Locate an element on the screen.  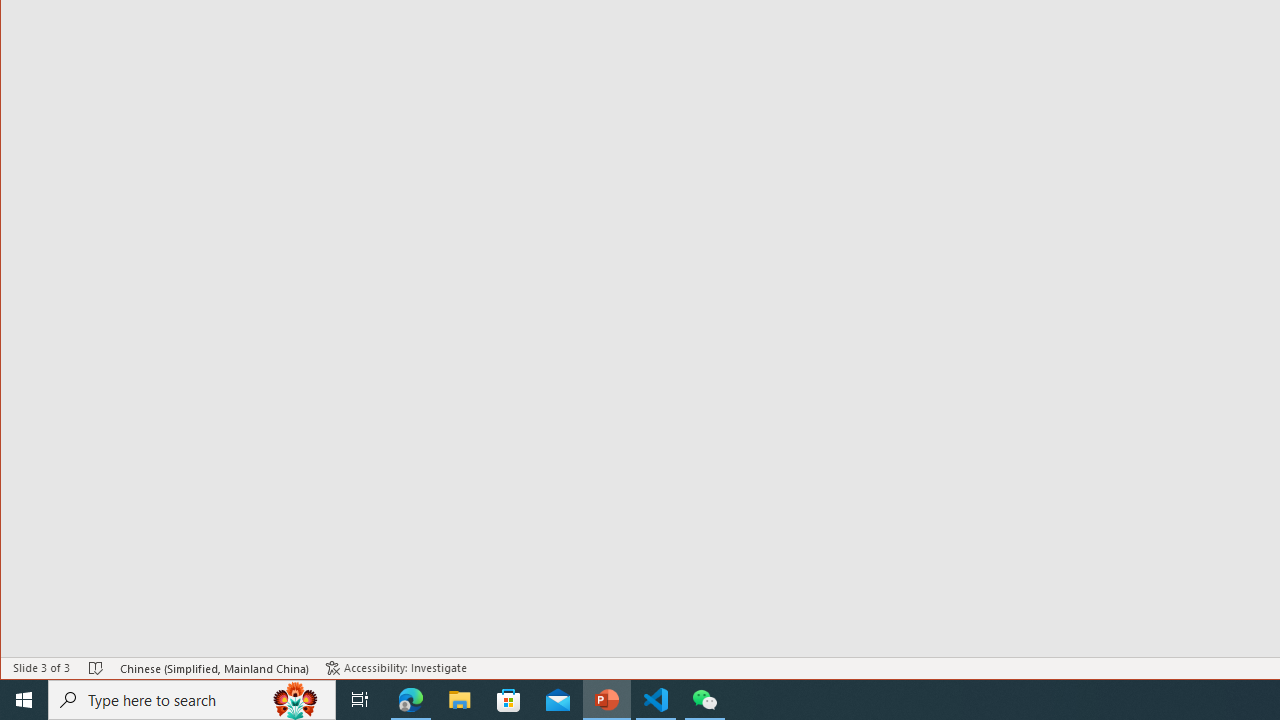
'Type here to search' is located at coordinates (192, 698).